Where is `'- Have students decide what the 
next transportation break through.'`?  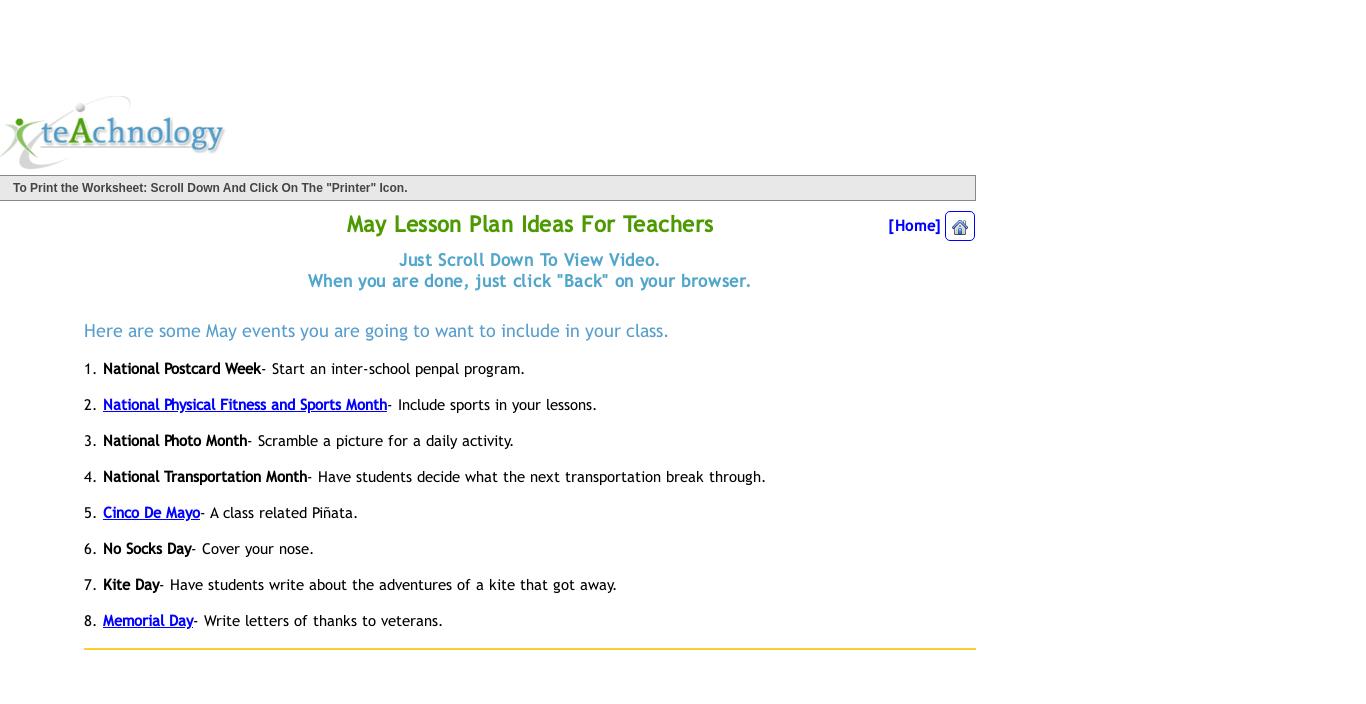
'- Have students decide what the 
next transportation break through.' is located at coordinates (536, 475).